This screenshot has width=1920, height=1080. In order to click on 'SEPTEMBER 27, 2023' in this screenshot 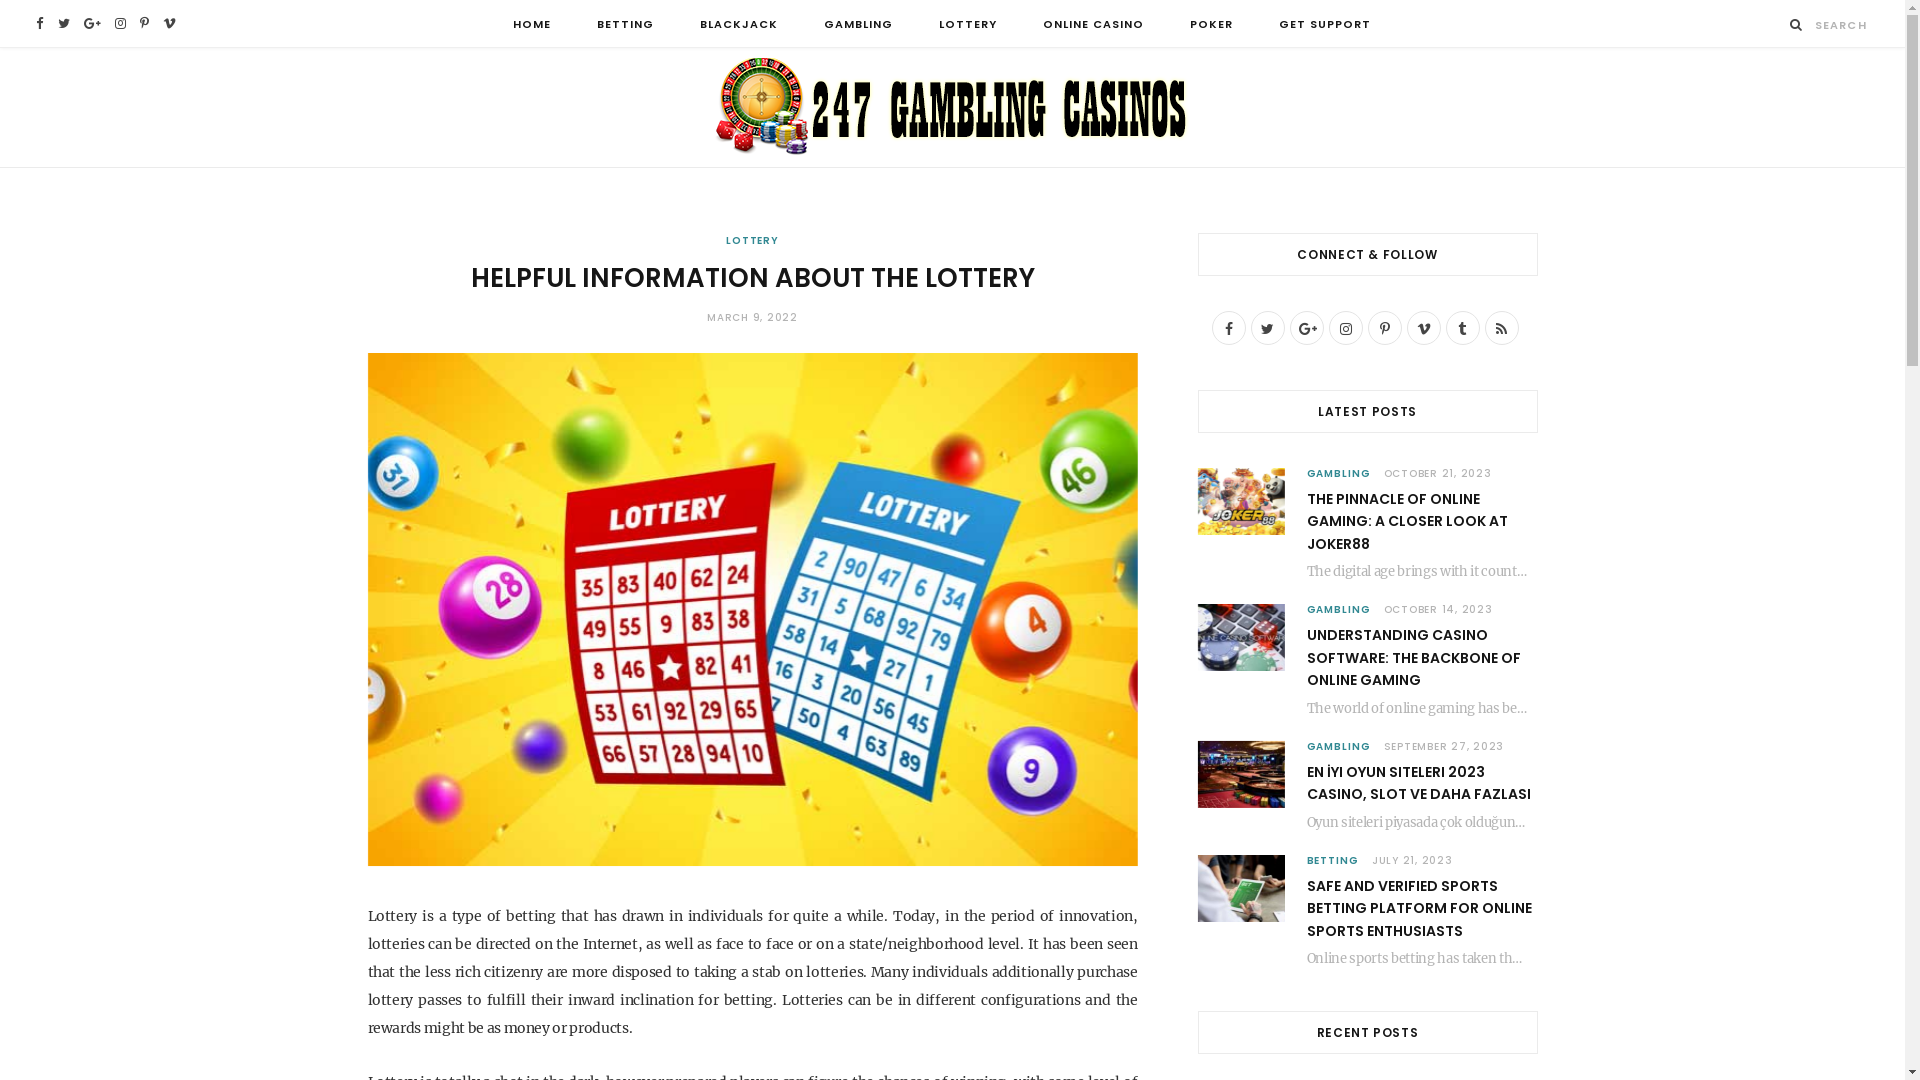, I will do `click(1382, 746)`.